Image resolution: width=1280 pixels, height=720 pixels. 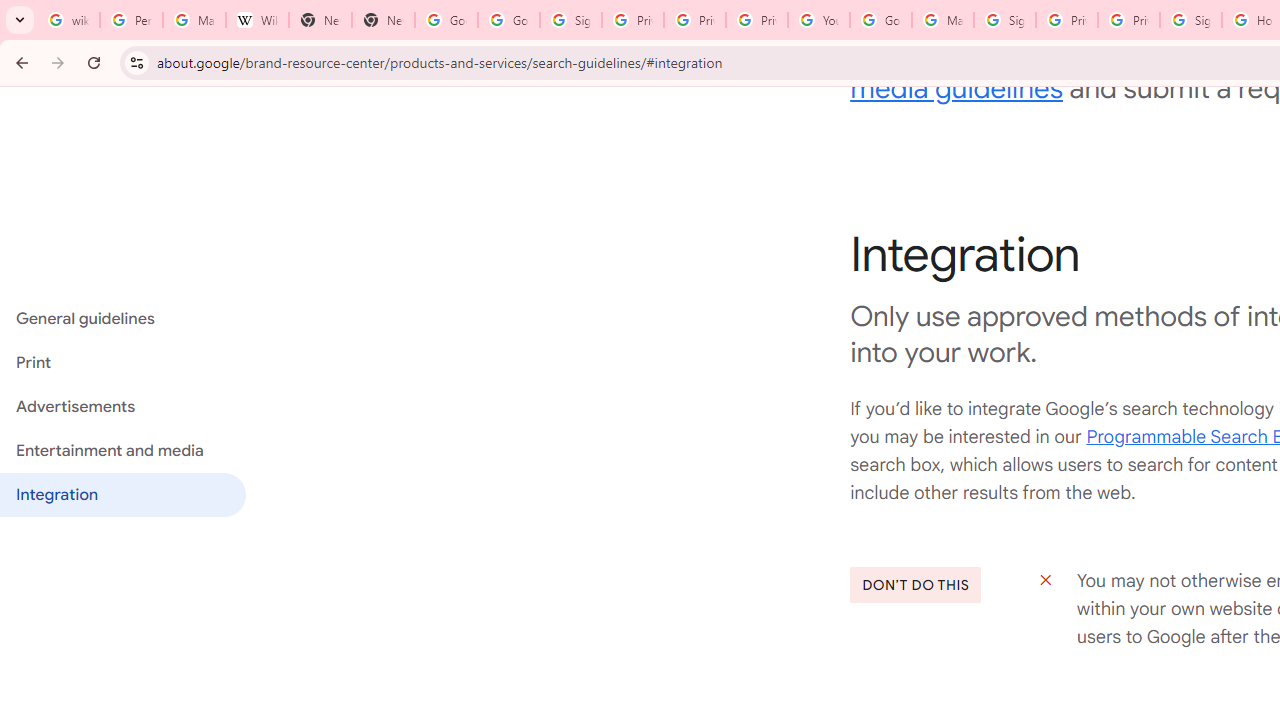 What do you see at coordinates (819, 20) in the screenshot?
I see `'YouTube'` at bounding box center [819, 20].